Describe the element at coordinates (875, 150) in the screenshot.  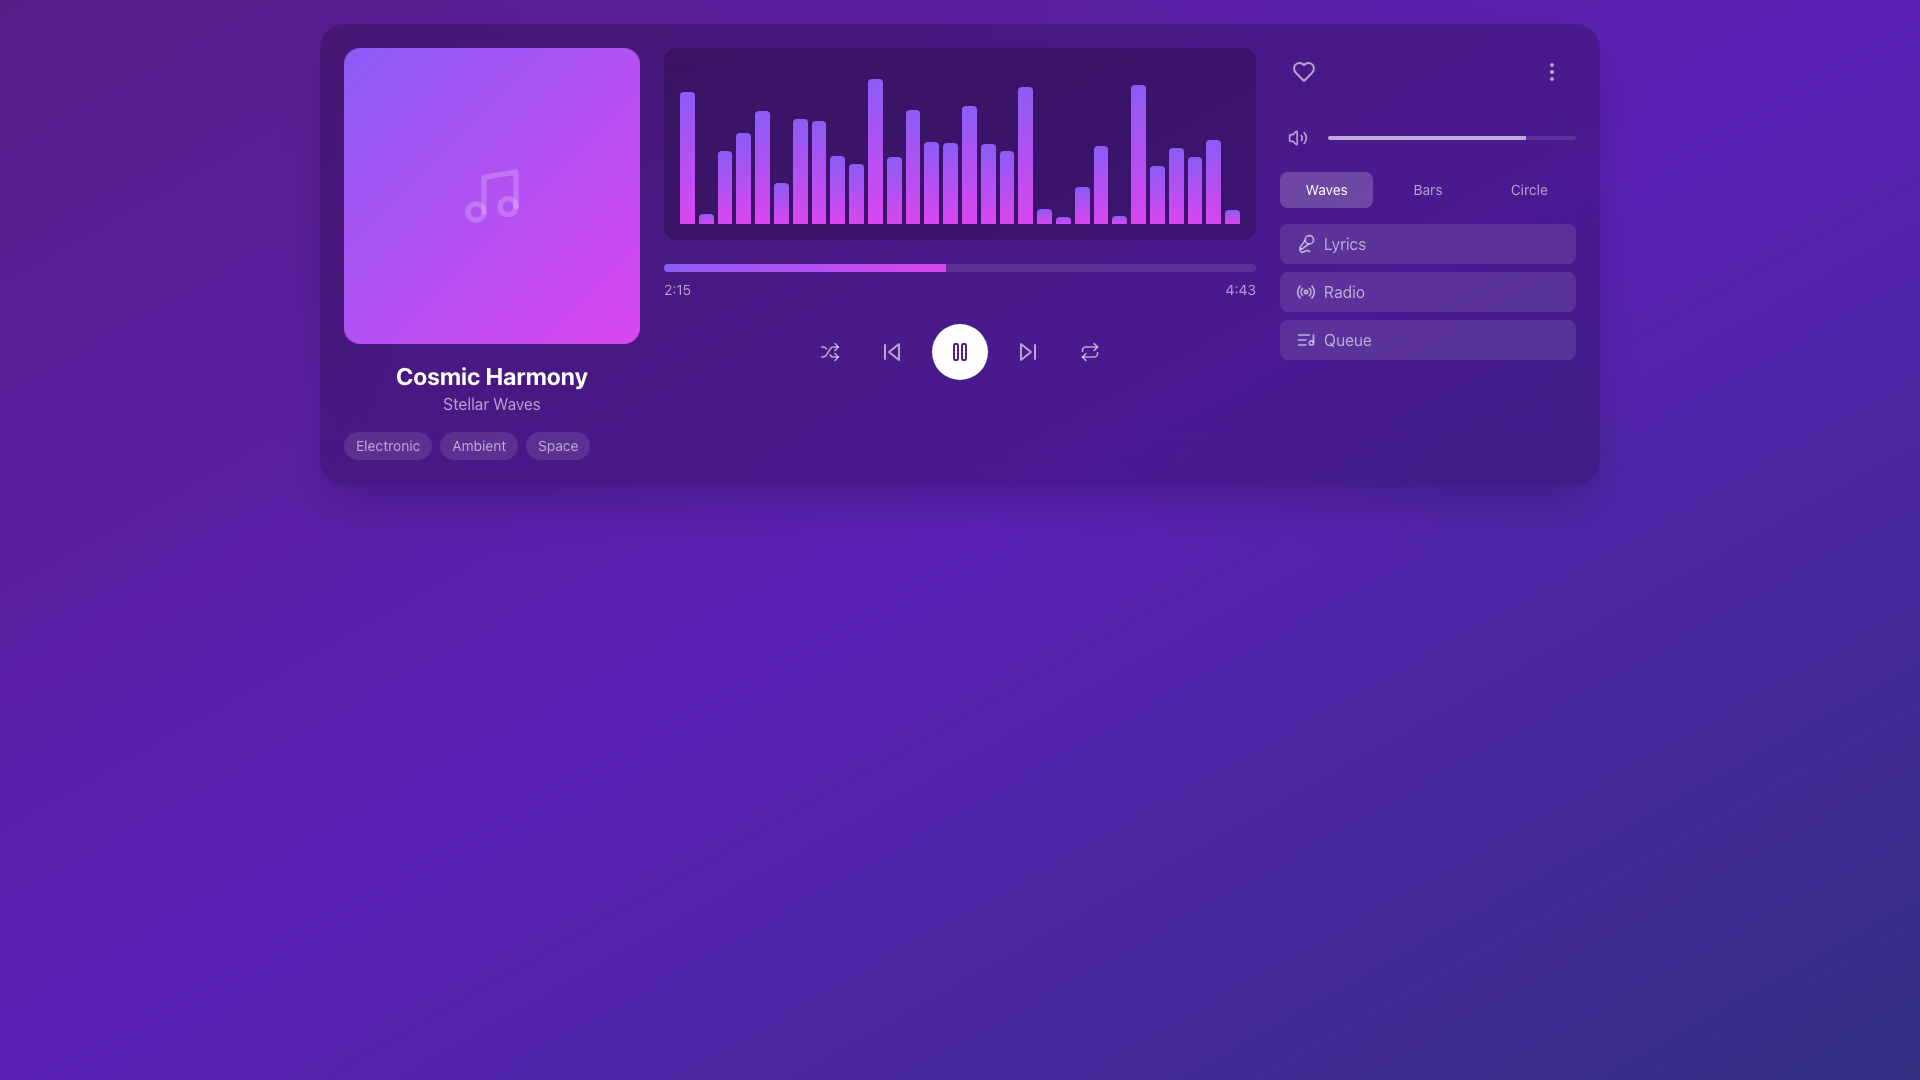
I see `the 11th bar in the audio wave visualizer, which is part of a series of similar horizontal bars` at that location.